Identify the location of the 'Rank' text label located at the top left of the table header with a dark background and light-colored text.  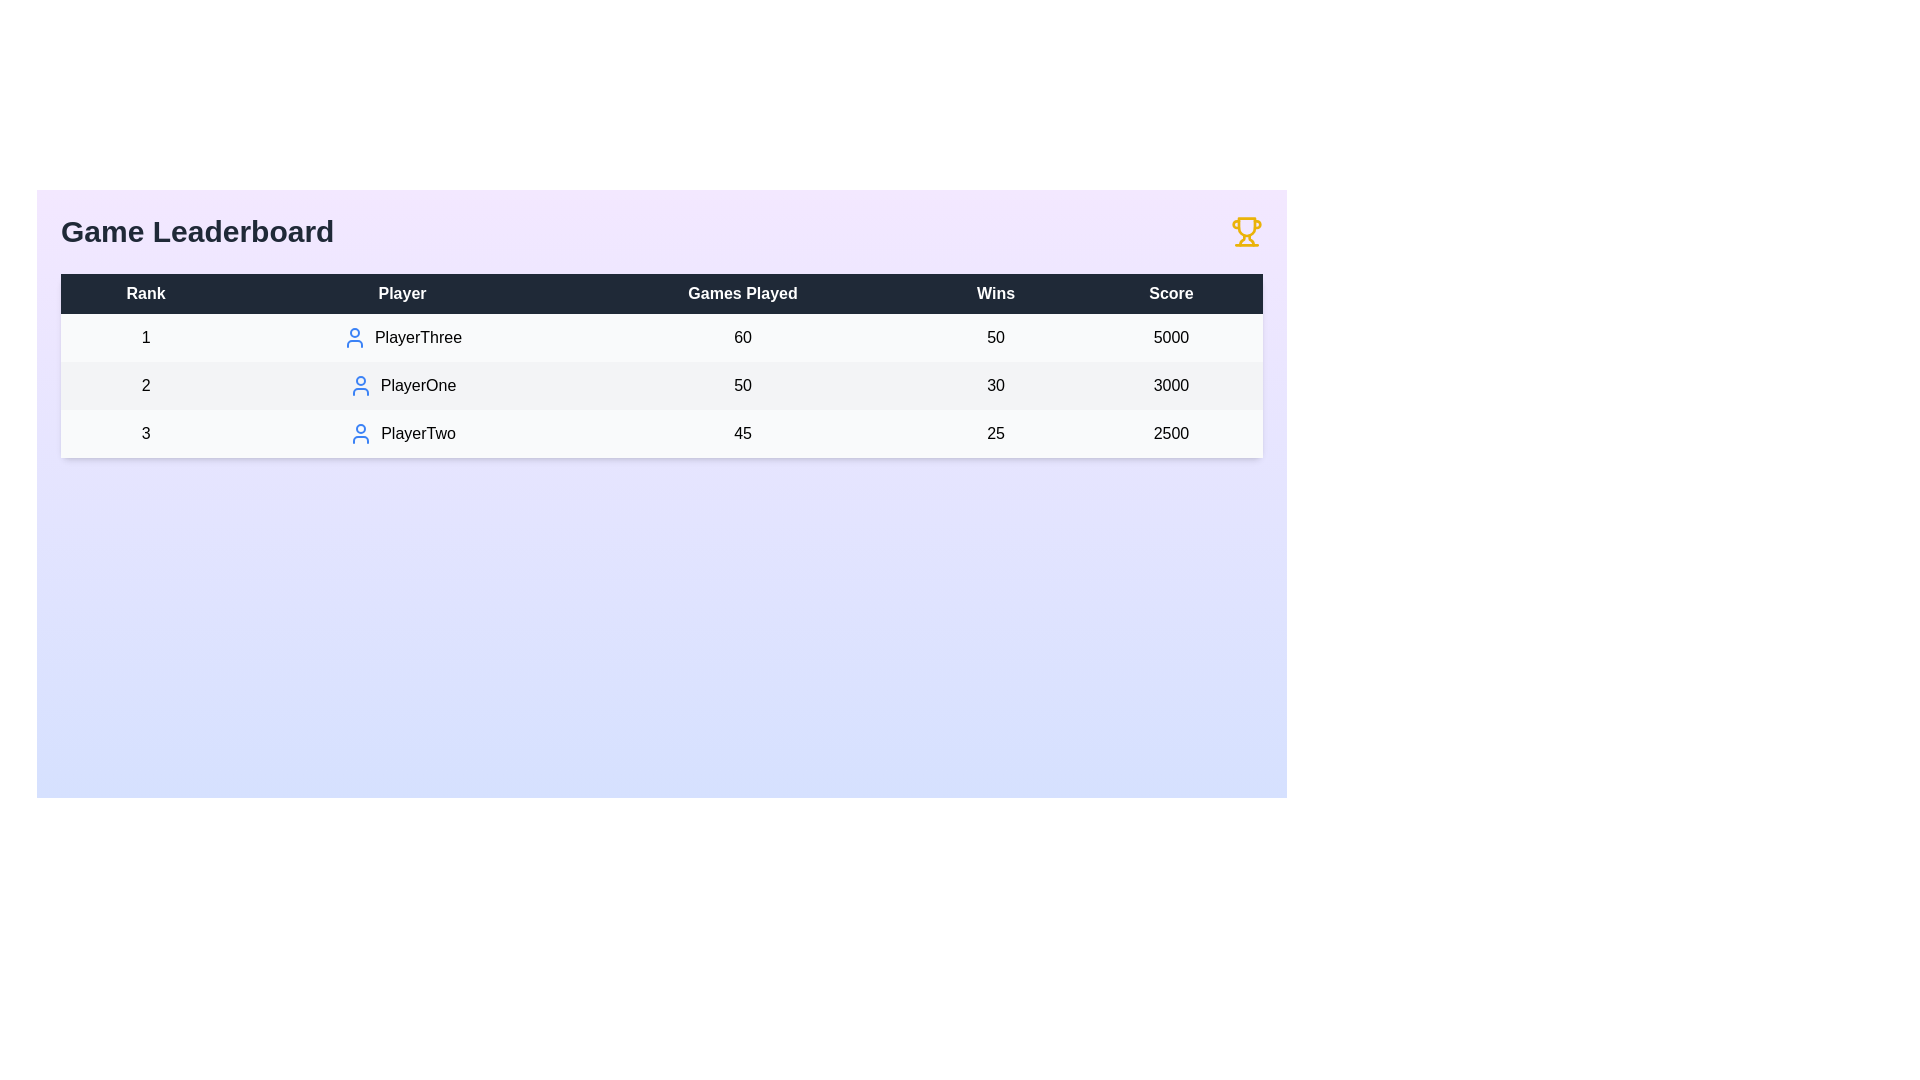
(145, 293).